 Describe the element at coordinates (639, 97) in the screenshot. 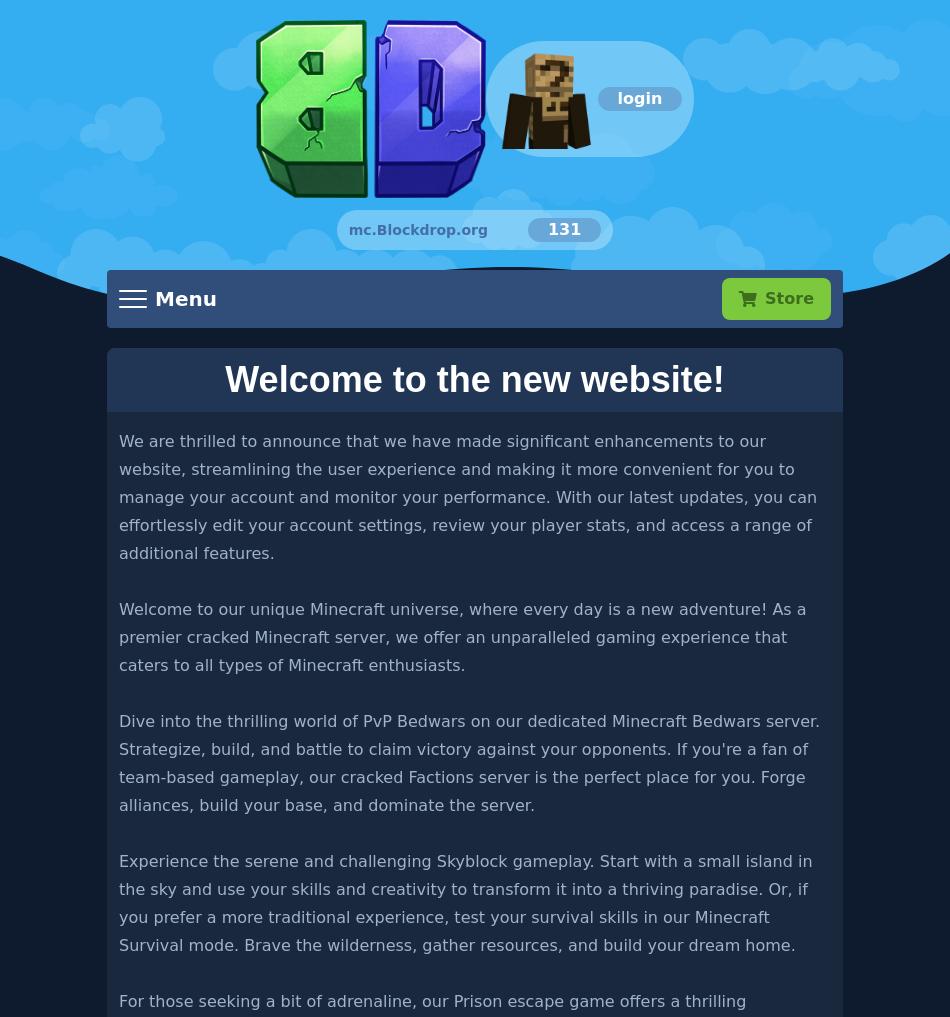

I see `'login'` at that location.